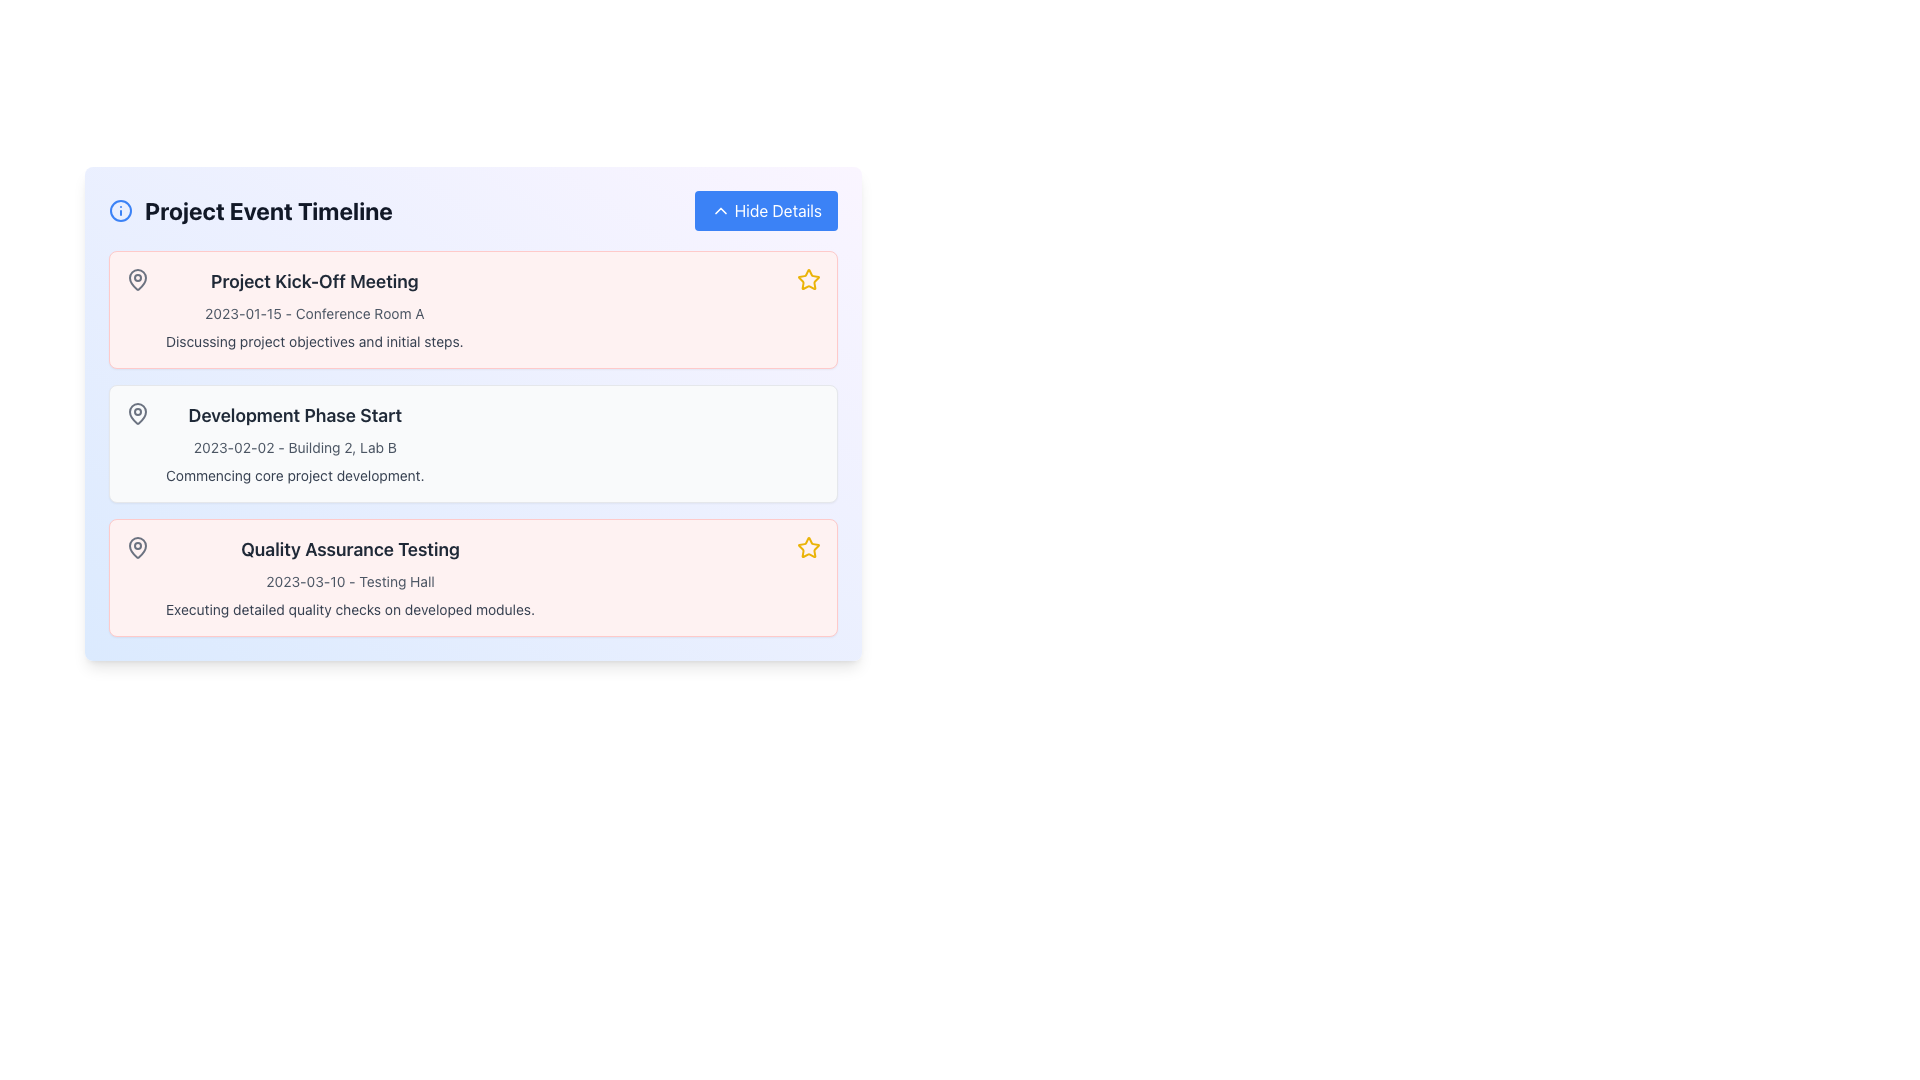 The width and height of the screenshot is (1920, 1080). I want to click on informational text element displaying '2023-03-10 - Testing Hall', which is styled in a small font size and gray color, positioned below the header 'Quality Assurance Testing', so click(350, 582).